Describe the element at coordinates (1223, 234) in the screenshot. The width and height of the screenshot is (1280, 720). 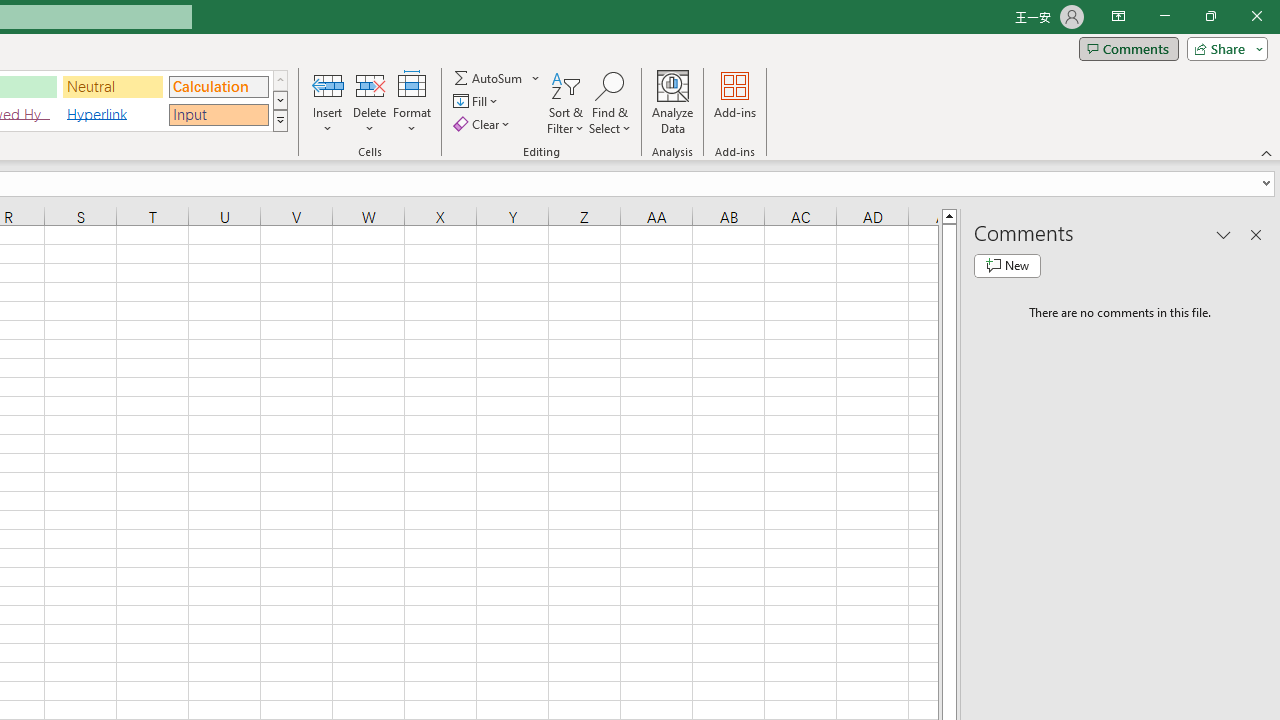
I see `'Task Pane Options'` at that location.